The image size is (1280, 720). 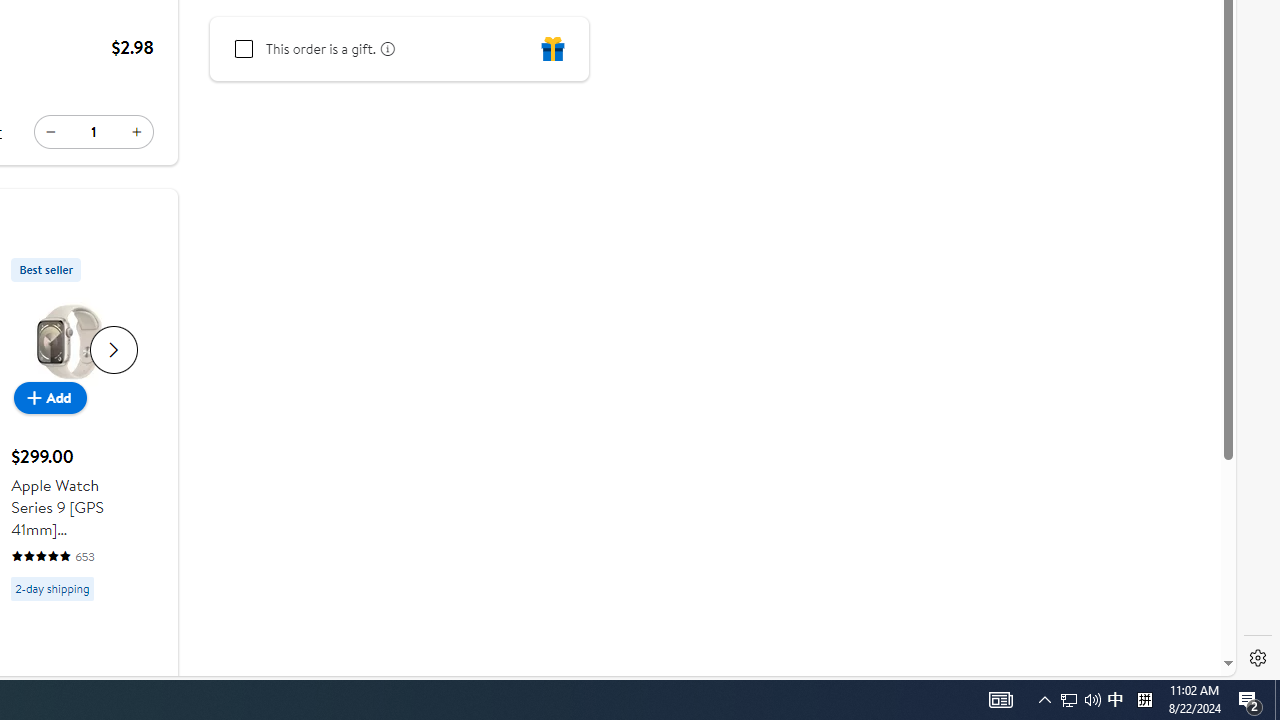 What do you see at coordinates (385, 47) in the screenshot?
I see `'learn more about gifting'` at bounding box center [385, 47].